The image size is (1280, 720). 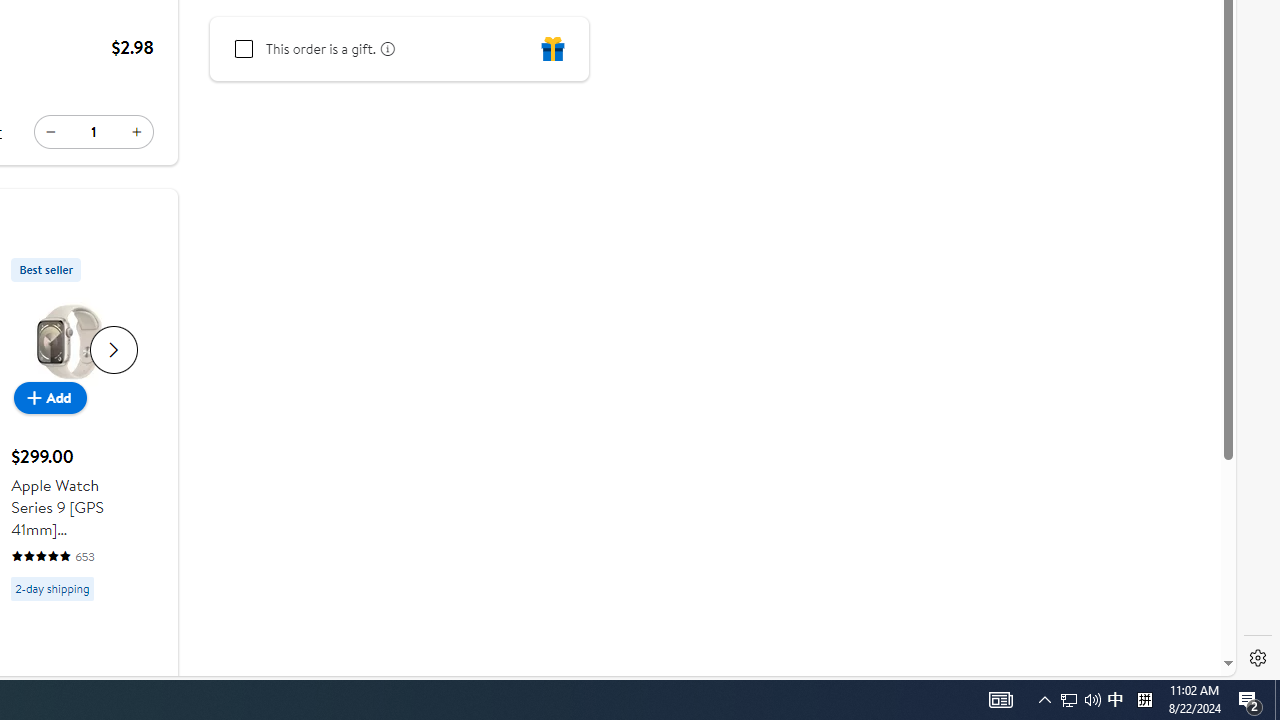 What do you see at coordinates (385, 47) in the screenshot?
I see `'learn more about gifting'` at bounding box center [385, 47].